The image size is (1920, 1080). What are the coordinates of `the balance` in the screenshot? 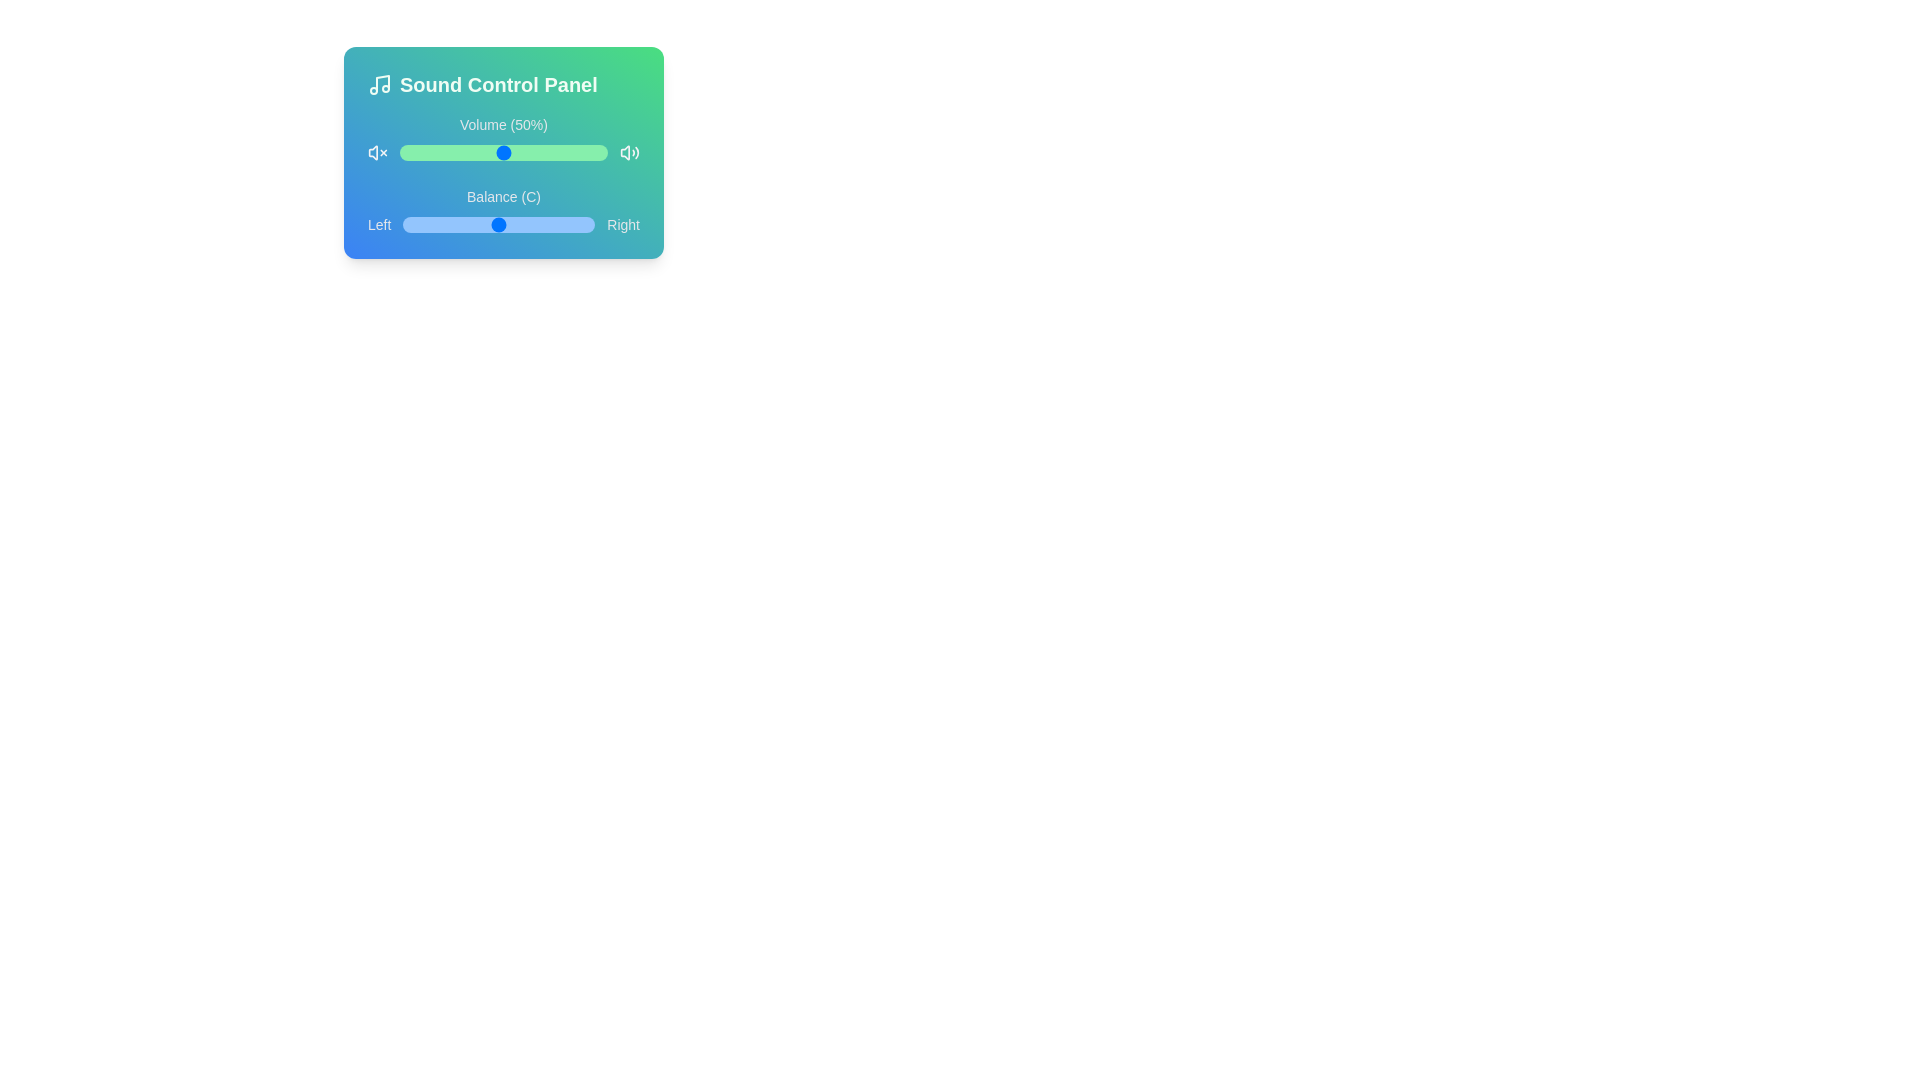 It's located at (467, 224).